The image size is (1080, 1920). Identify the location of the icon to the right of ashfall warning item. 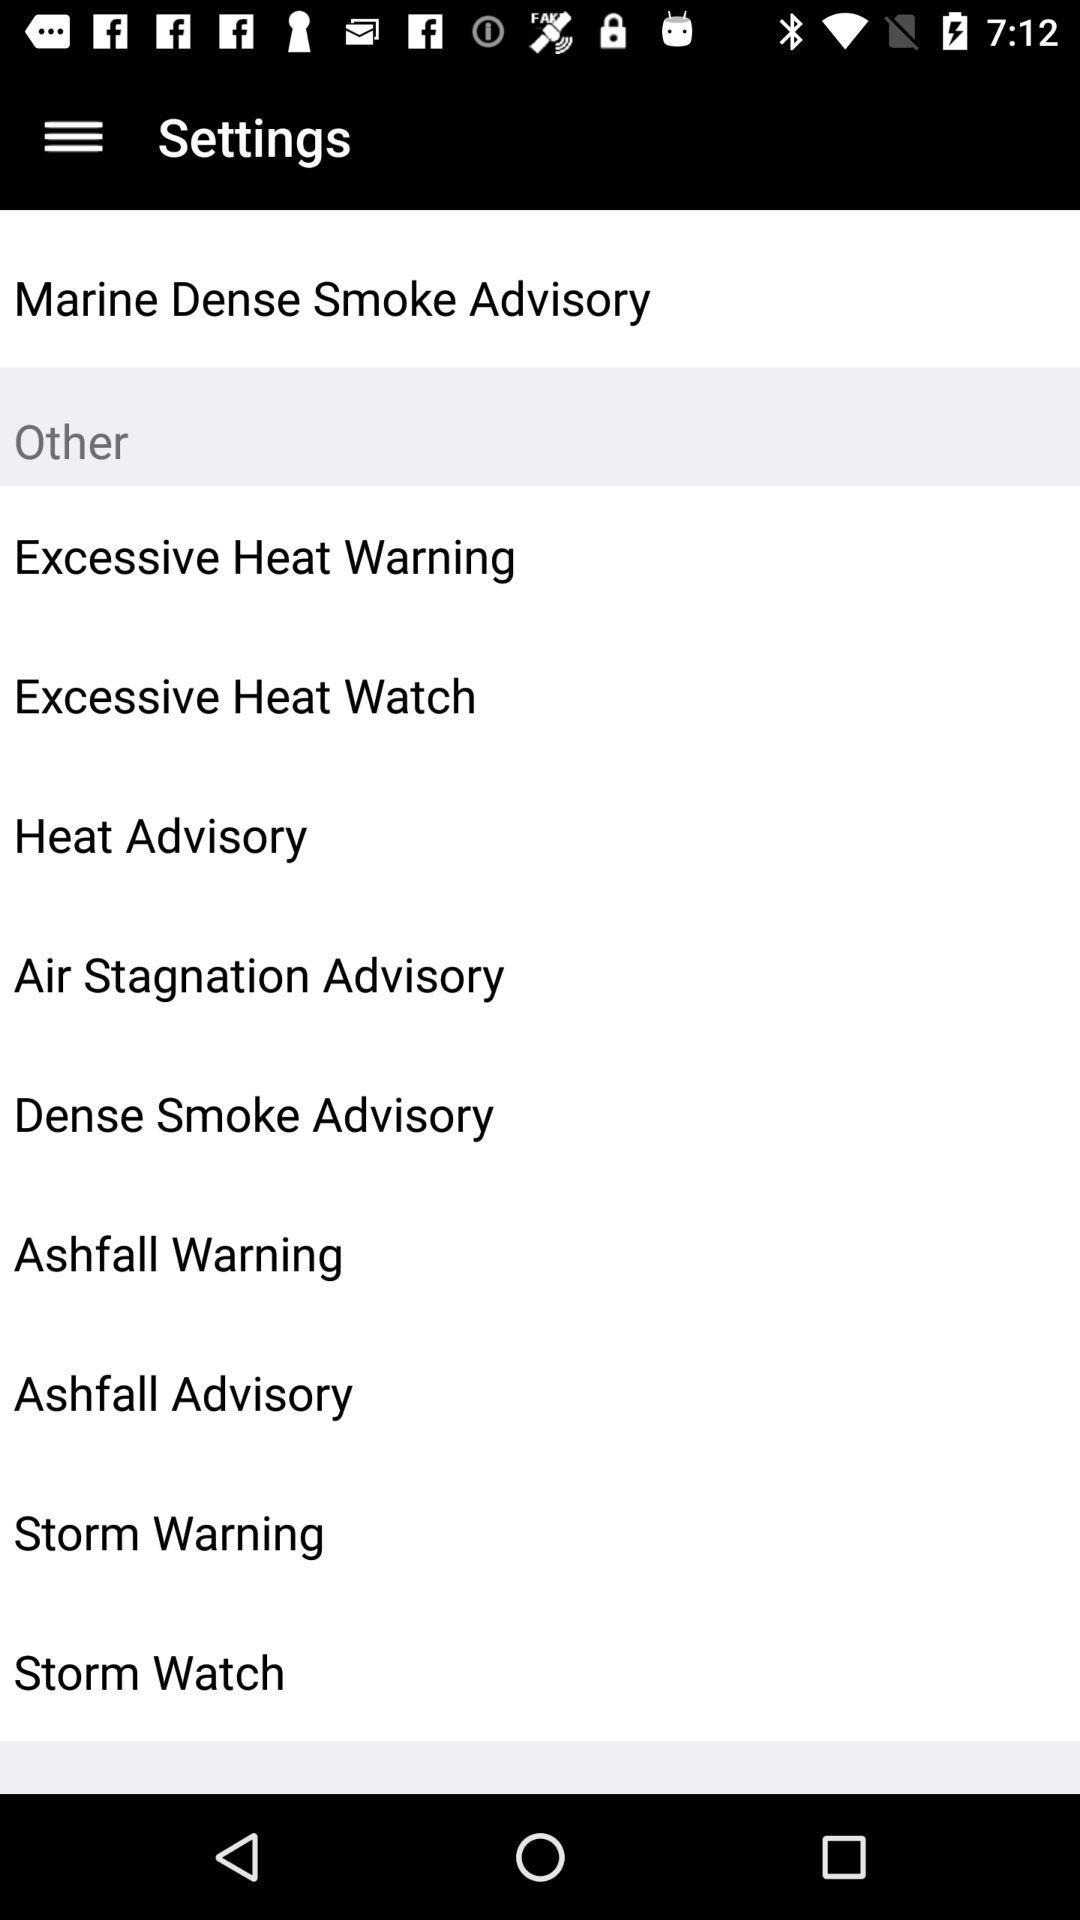
(1017, 1252).